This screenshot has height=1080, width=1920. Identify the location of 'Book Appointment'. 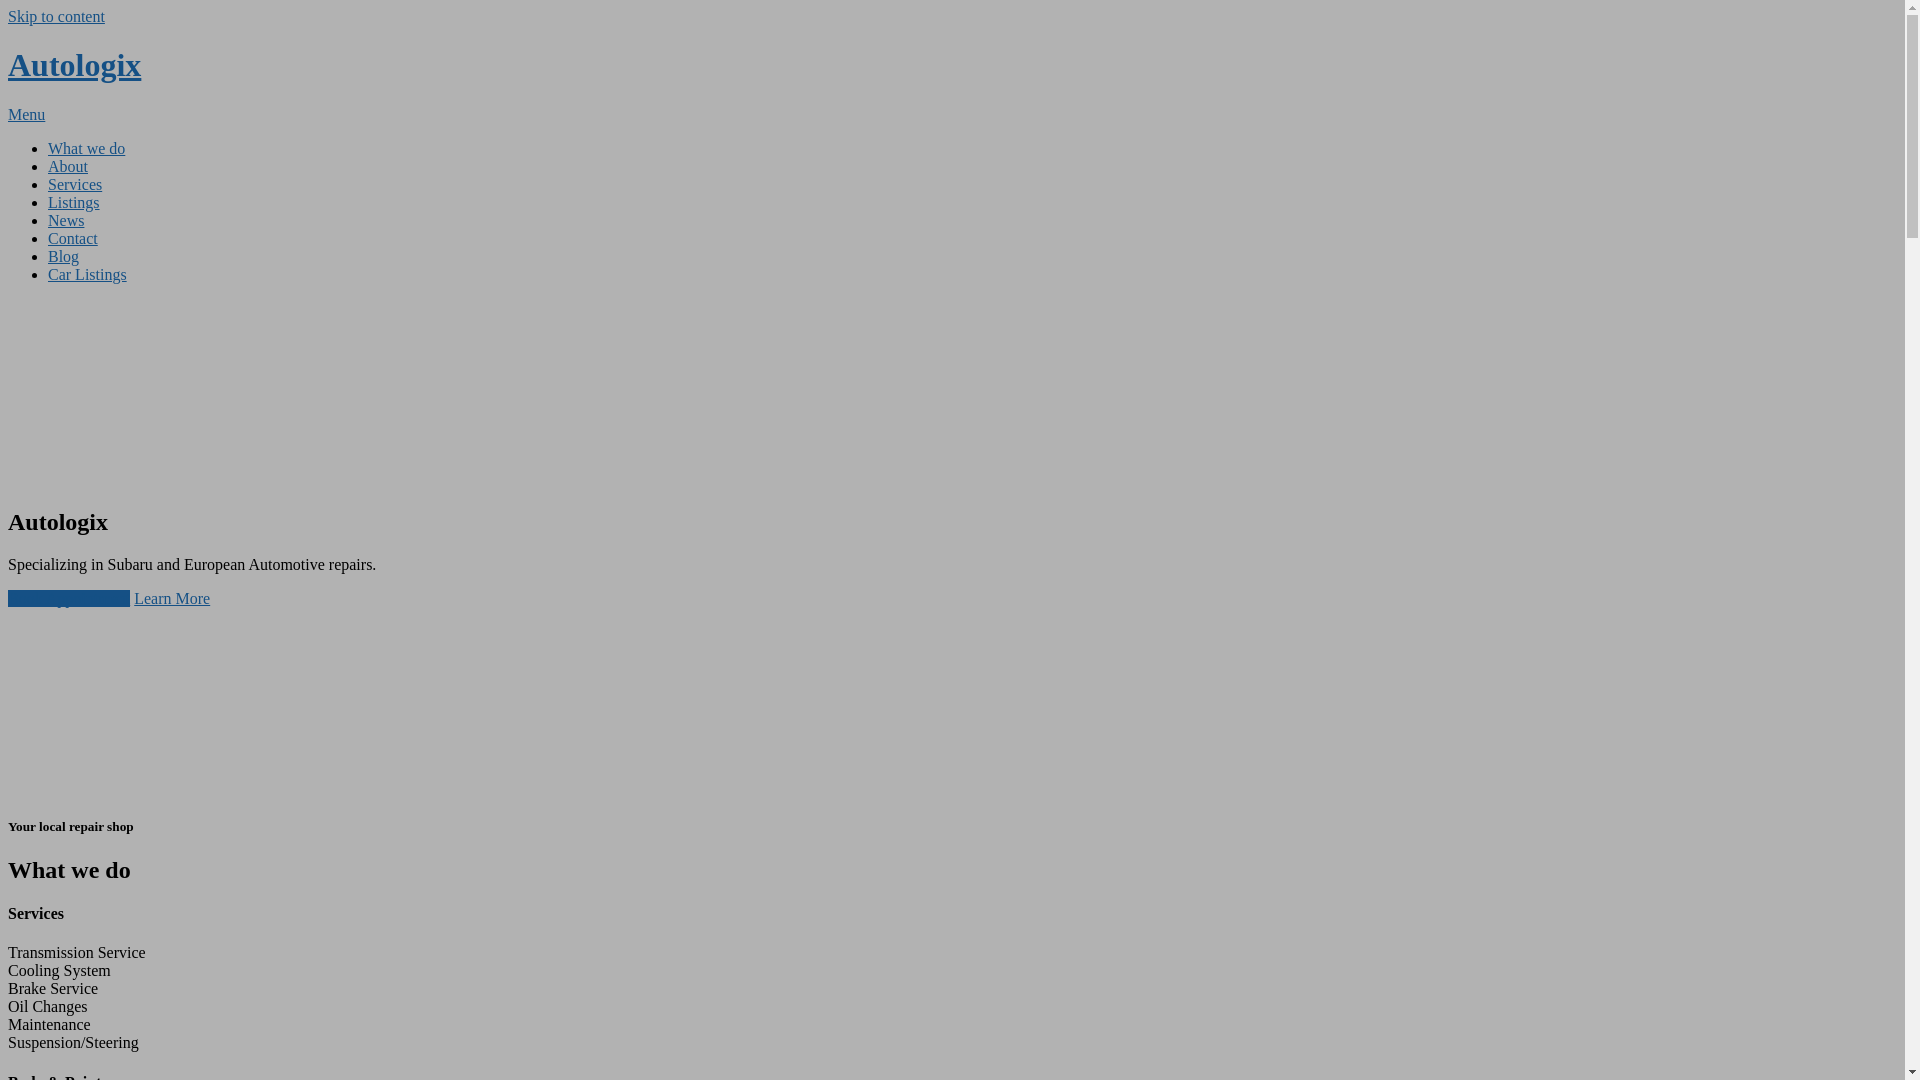
(8, 597).